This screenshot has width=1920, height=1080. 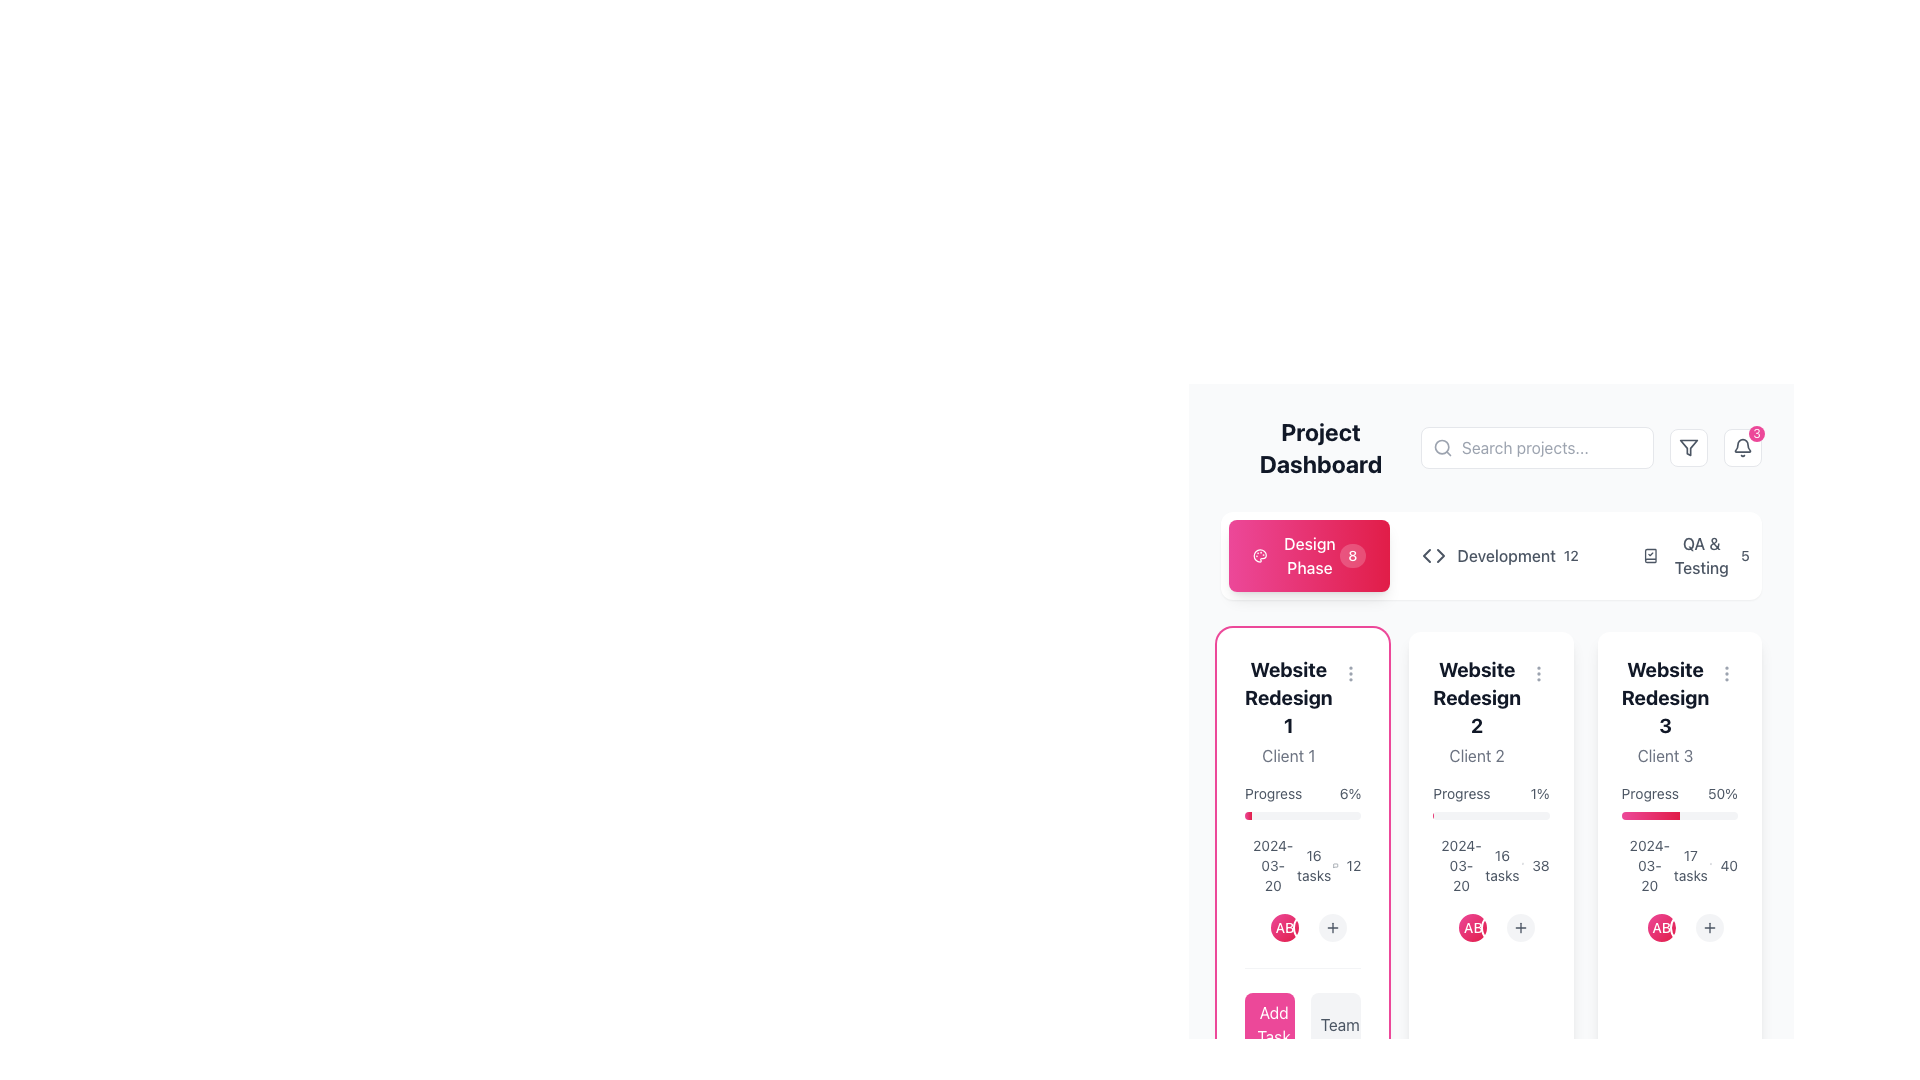 I want to click on the search icon element located within the search input field, positioned on the left side near its center, so click(x=1443, y=446).